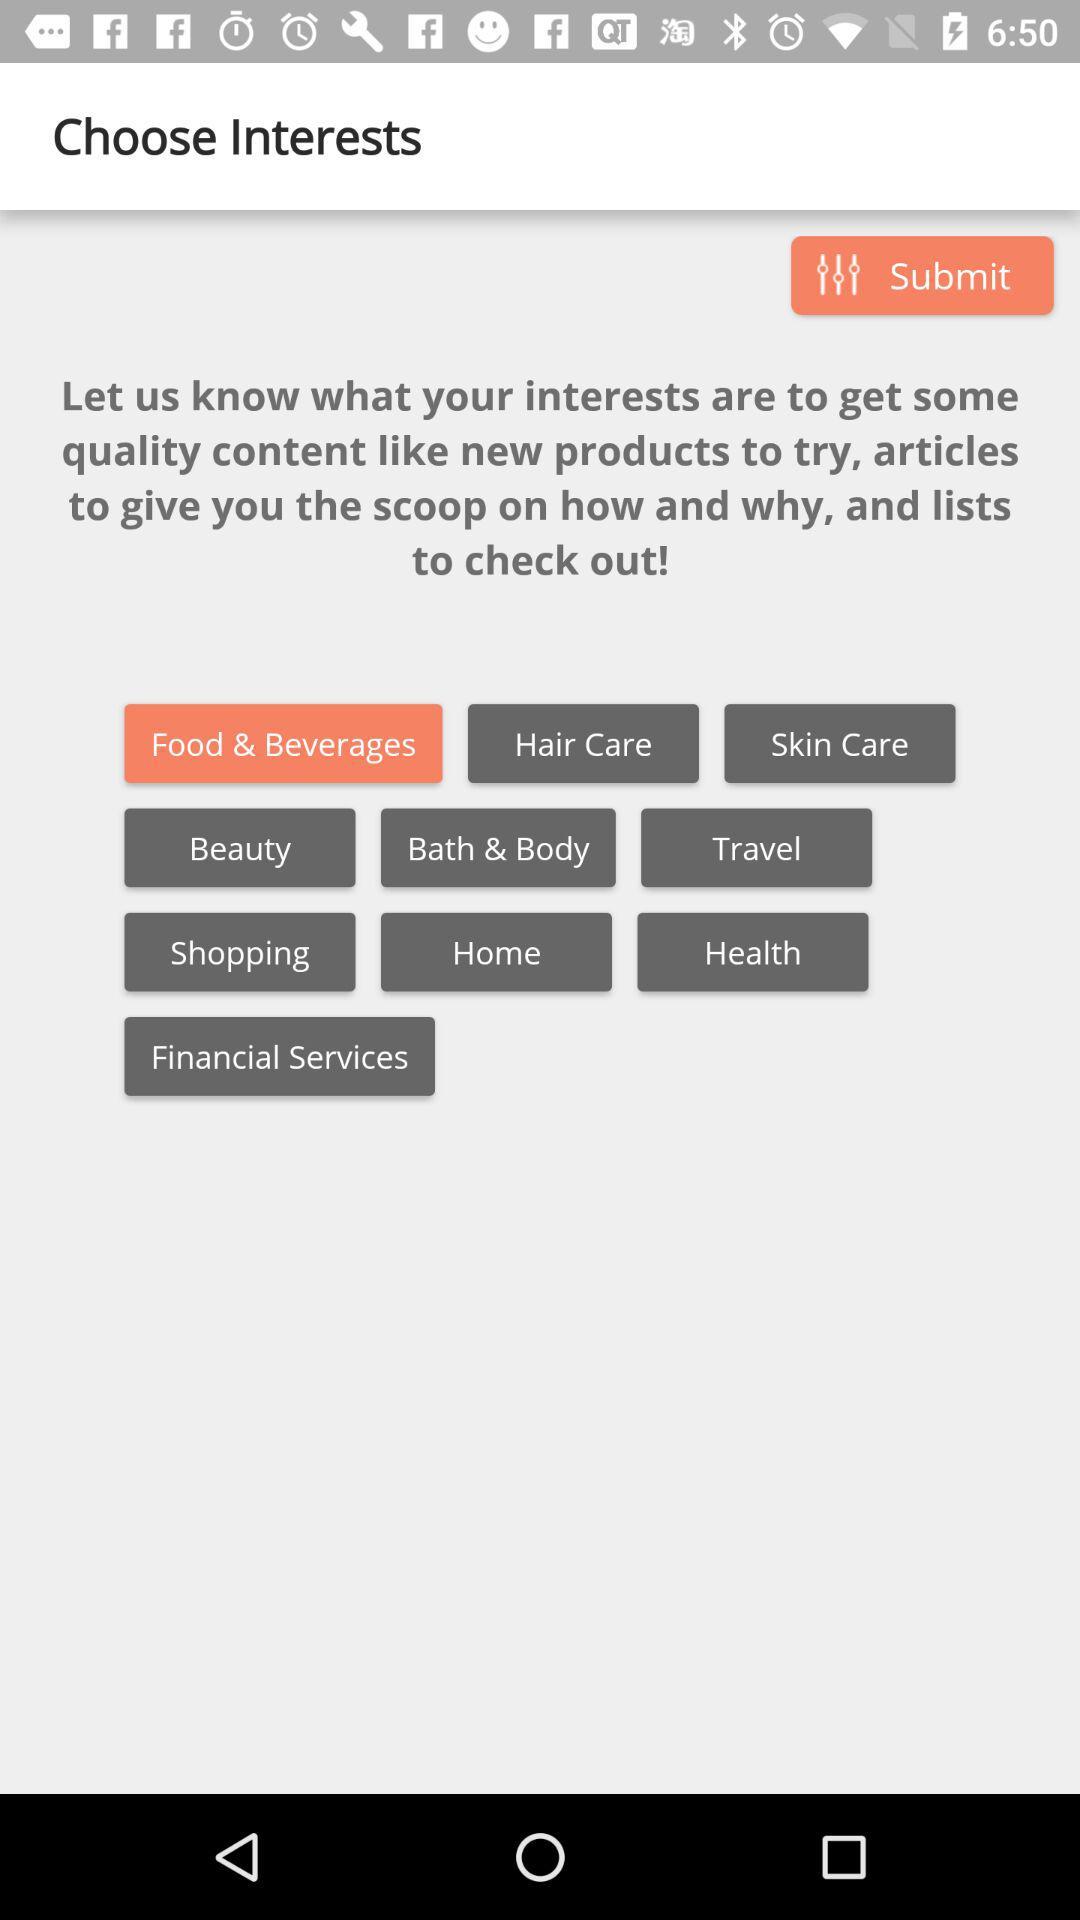 The image size is (1080, 1920). I want to click on icon to the left of home, so click(238, 951).